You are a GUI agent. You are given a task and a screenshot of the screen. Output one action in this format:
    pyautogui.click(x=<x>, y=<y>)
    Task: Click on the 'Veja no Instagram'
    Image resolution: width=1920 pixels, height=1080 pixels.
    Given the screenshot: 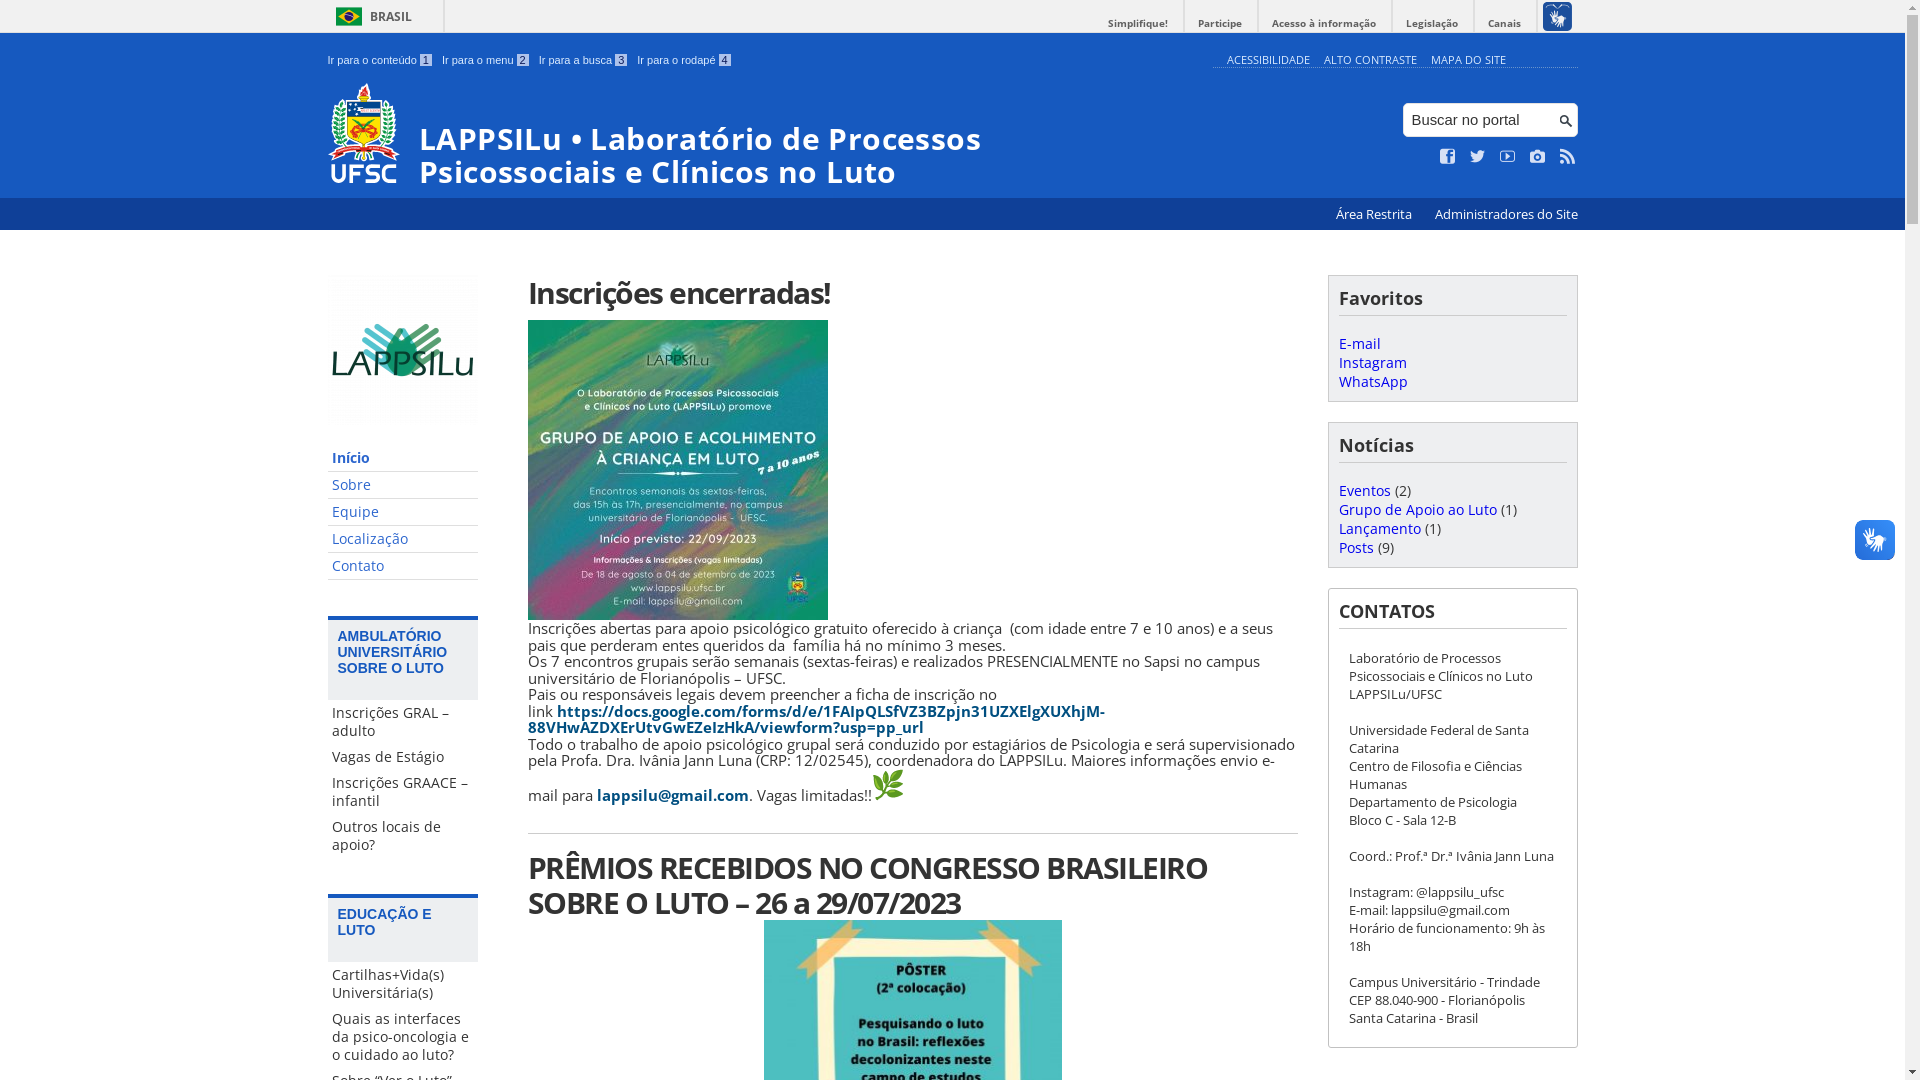 What is the action you would take?
    pyautogui.click(x=1536, y=156)
    